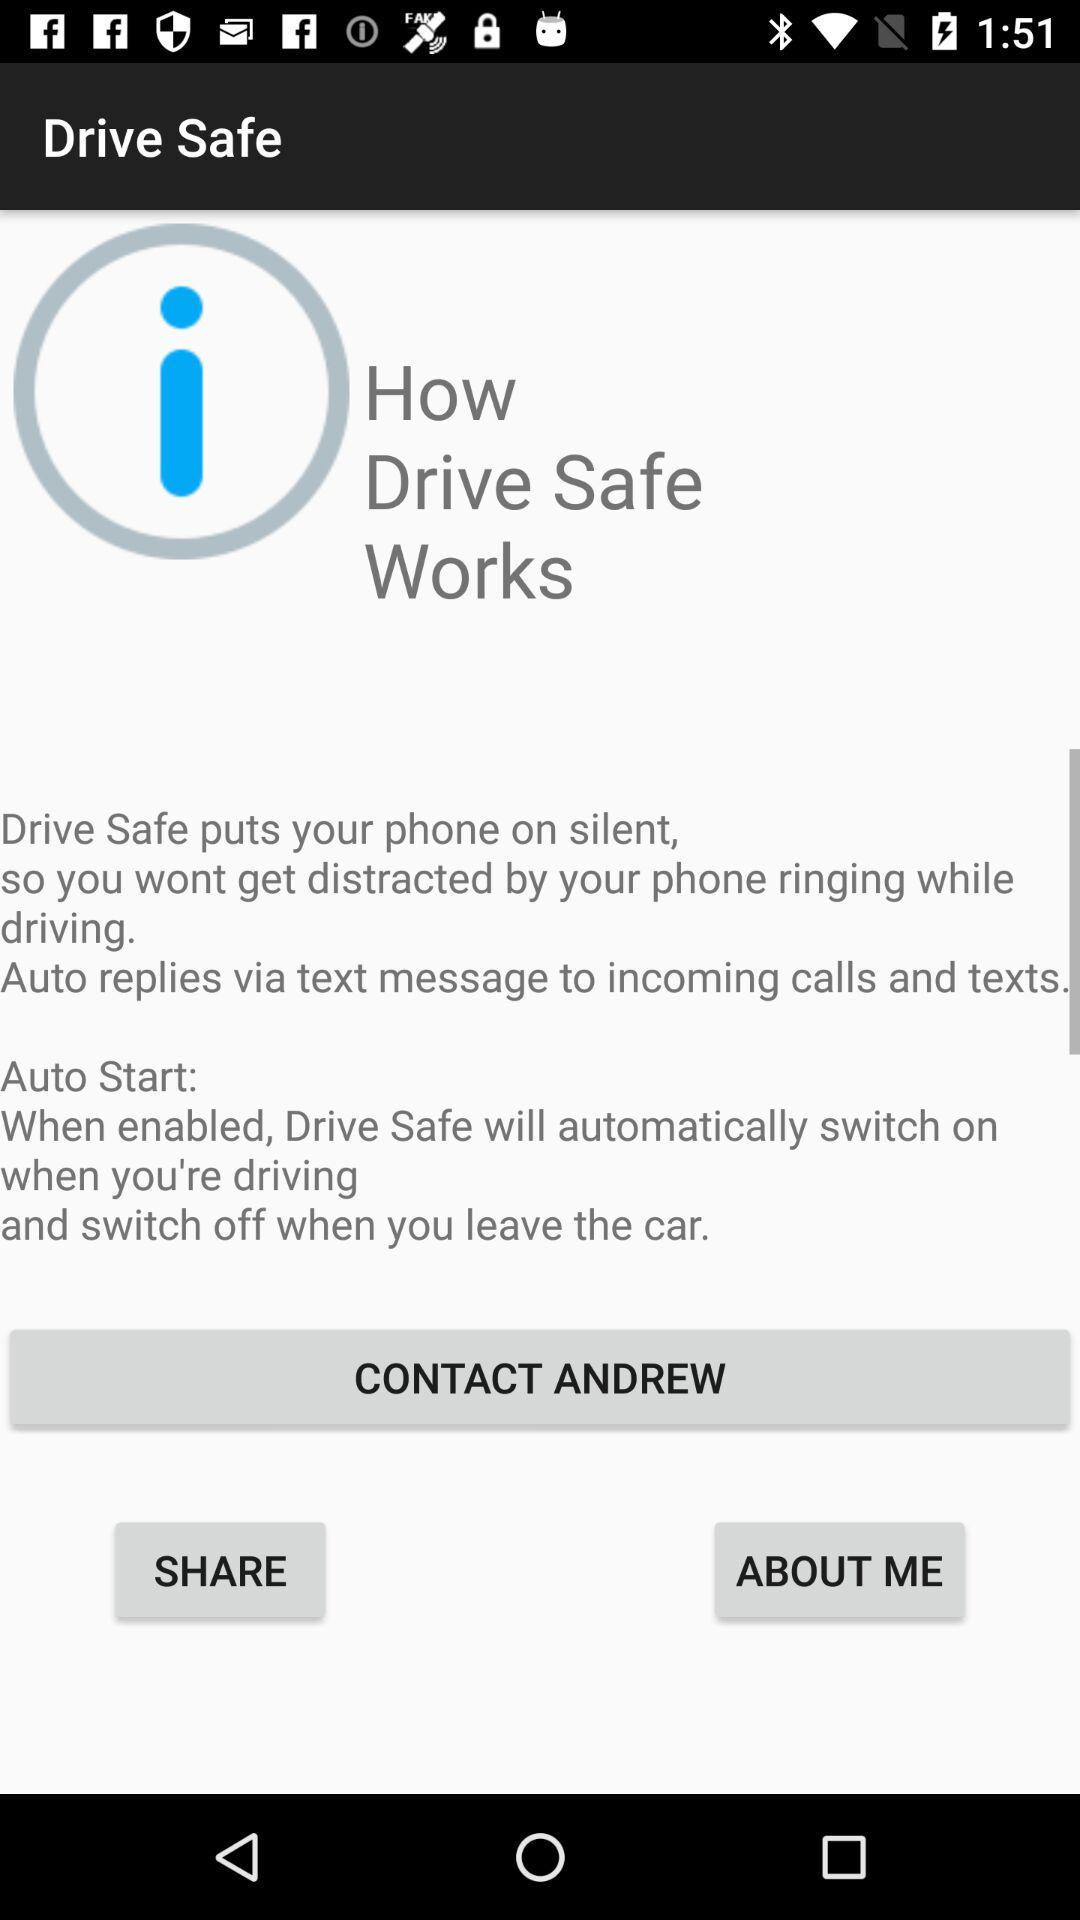 The height and width of the screenshot is (1920, 1080). What do you see at coordinates (839, 1568) in the screenshot?
I see `the about me` at bounding box center [839, 1568].